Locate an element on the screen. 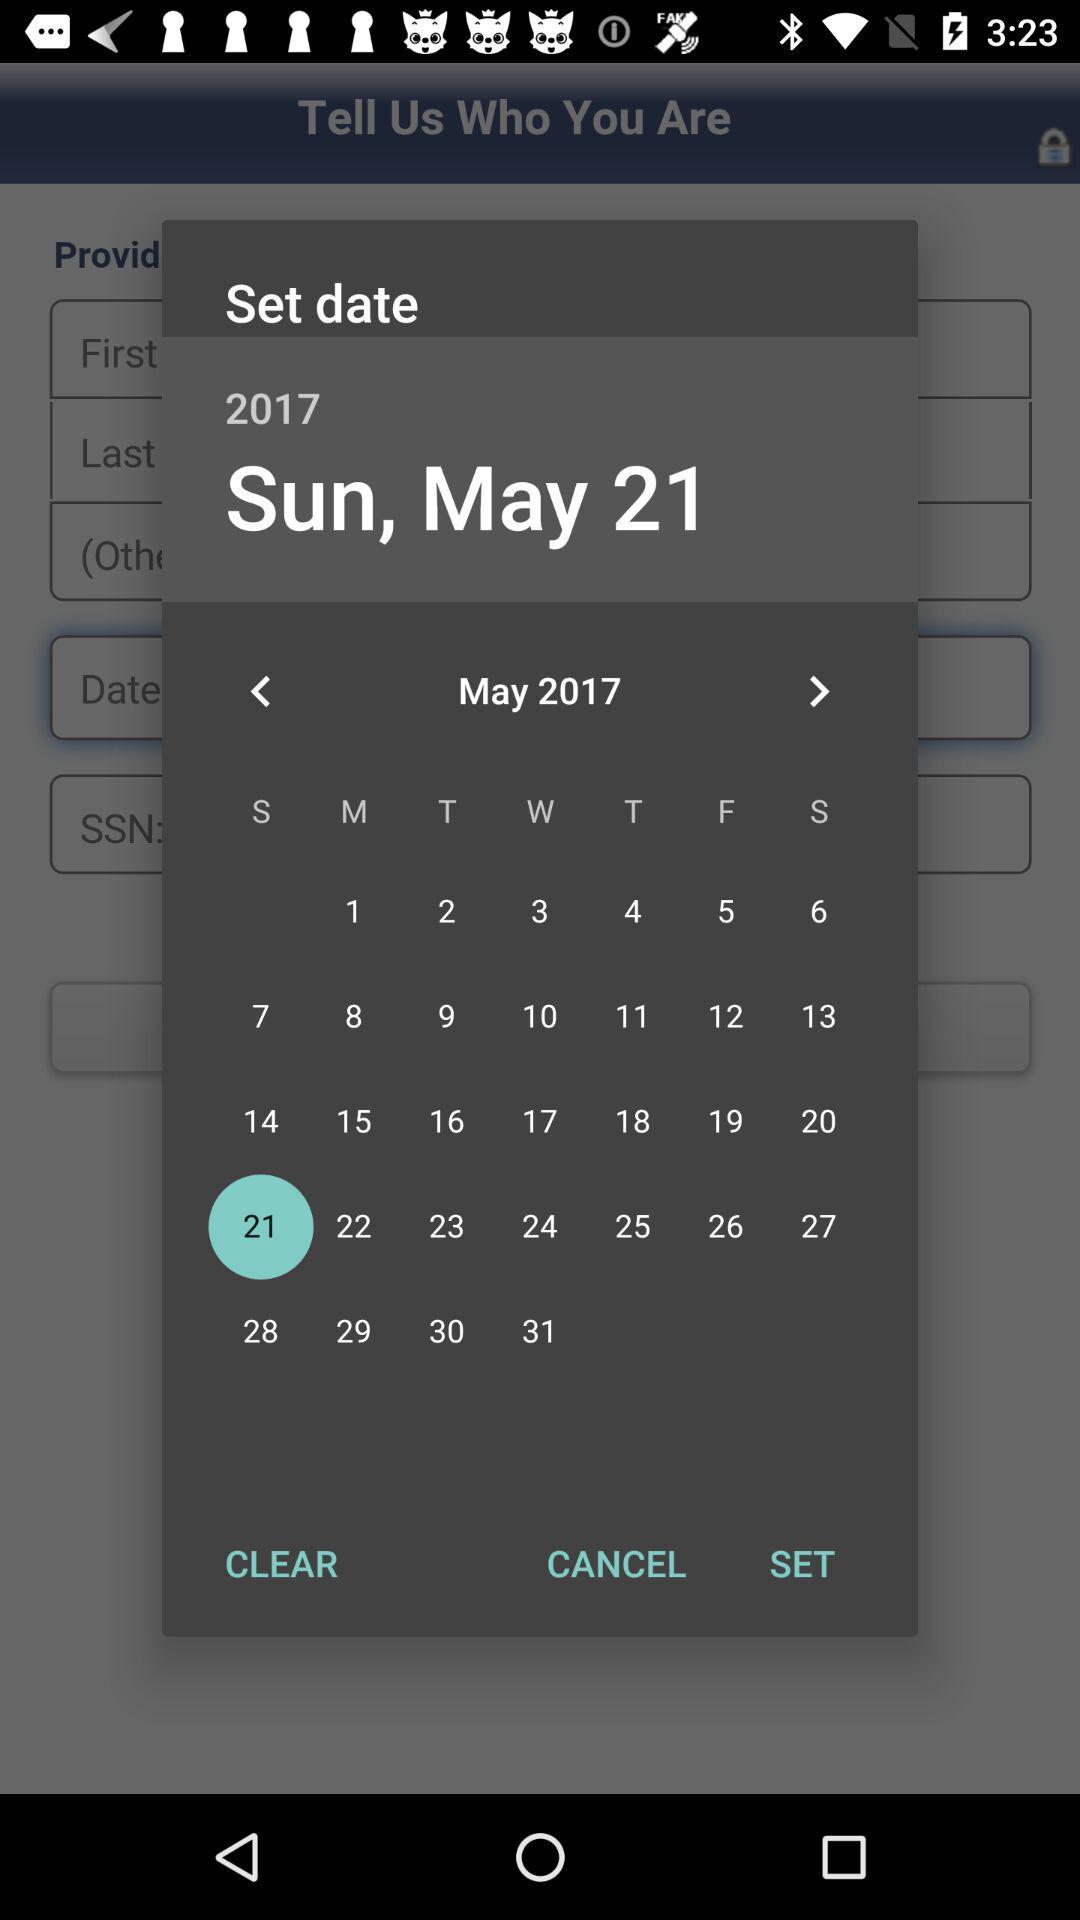 The image size is (1080, 1920). the app below 2017 app is located at coordinates (818, 691).